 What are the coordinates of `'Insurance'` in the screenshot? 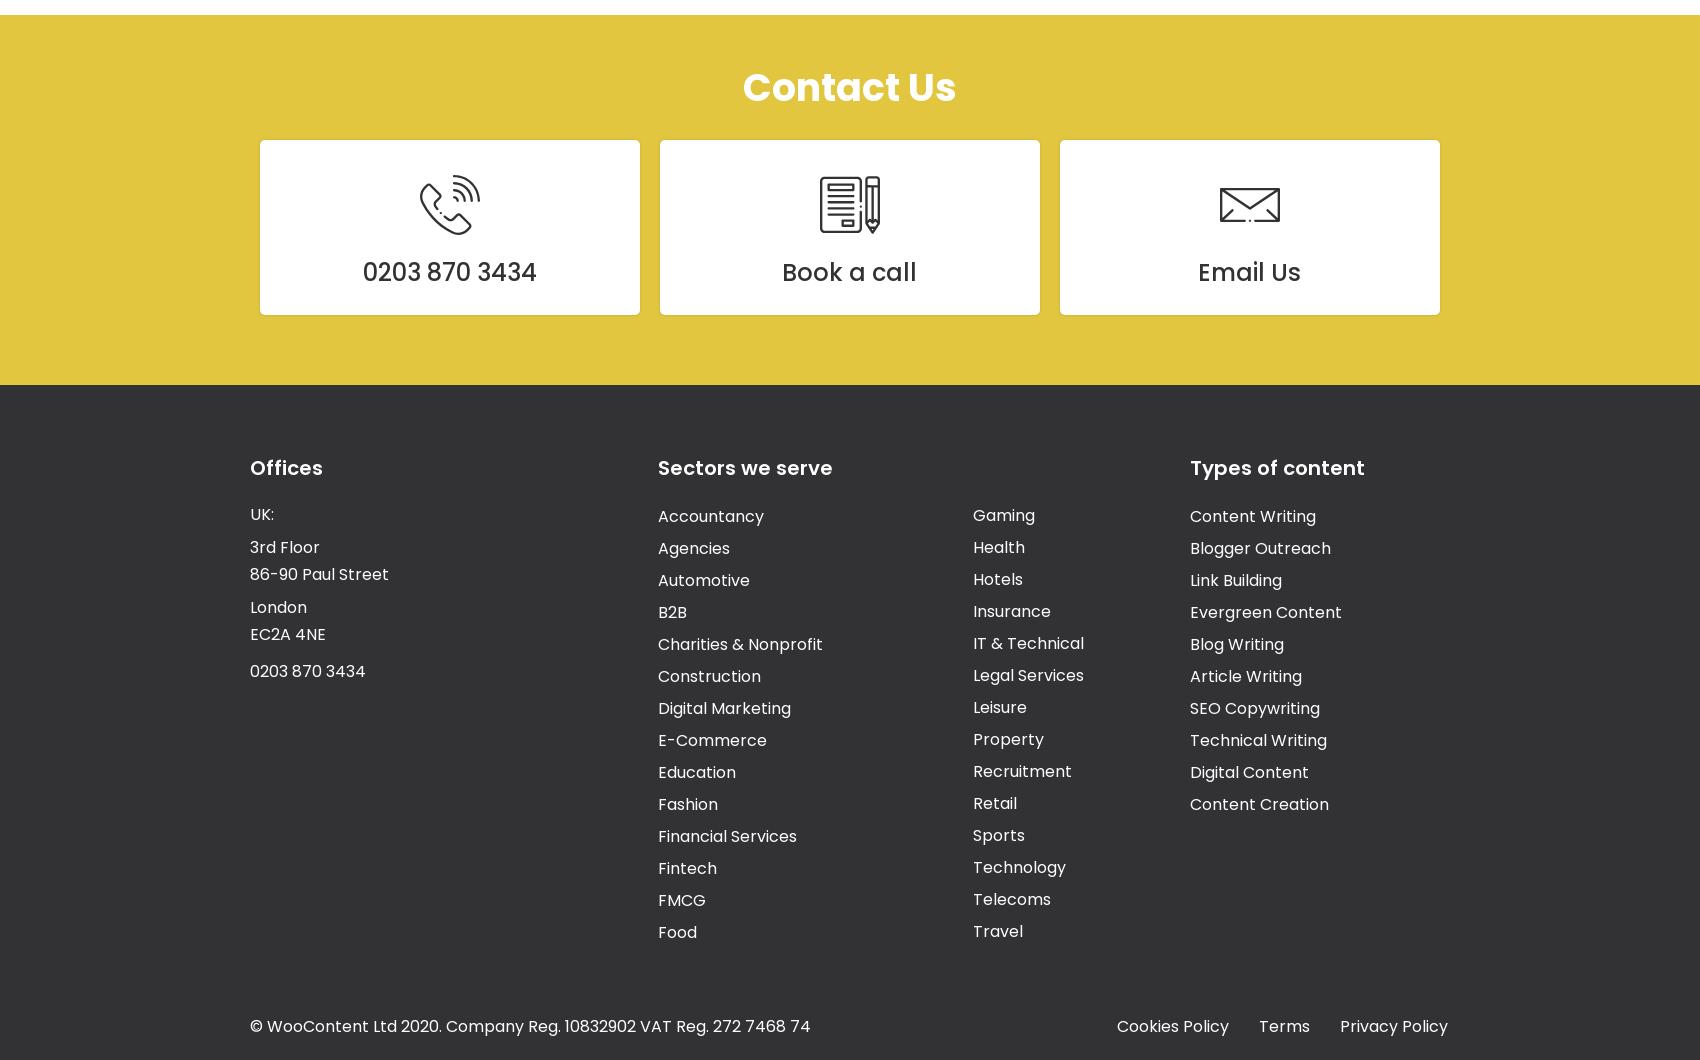 It's located at (1009, 610).